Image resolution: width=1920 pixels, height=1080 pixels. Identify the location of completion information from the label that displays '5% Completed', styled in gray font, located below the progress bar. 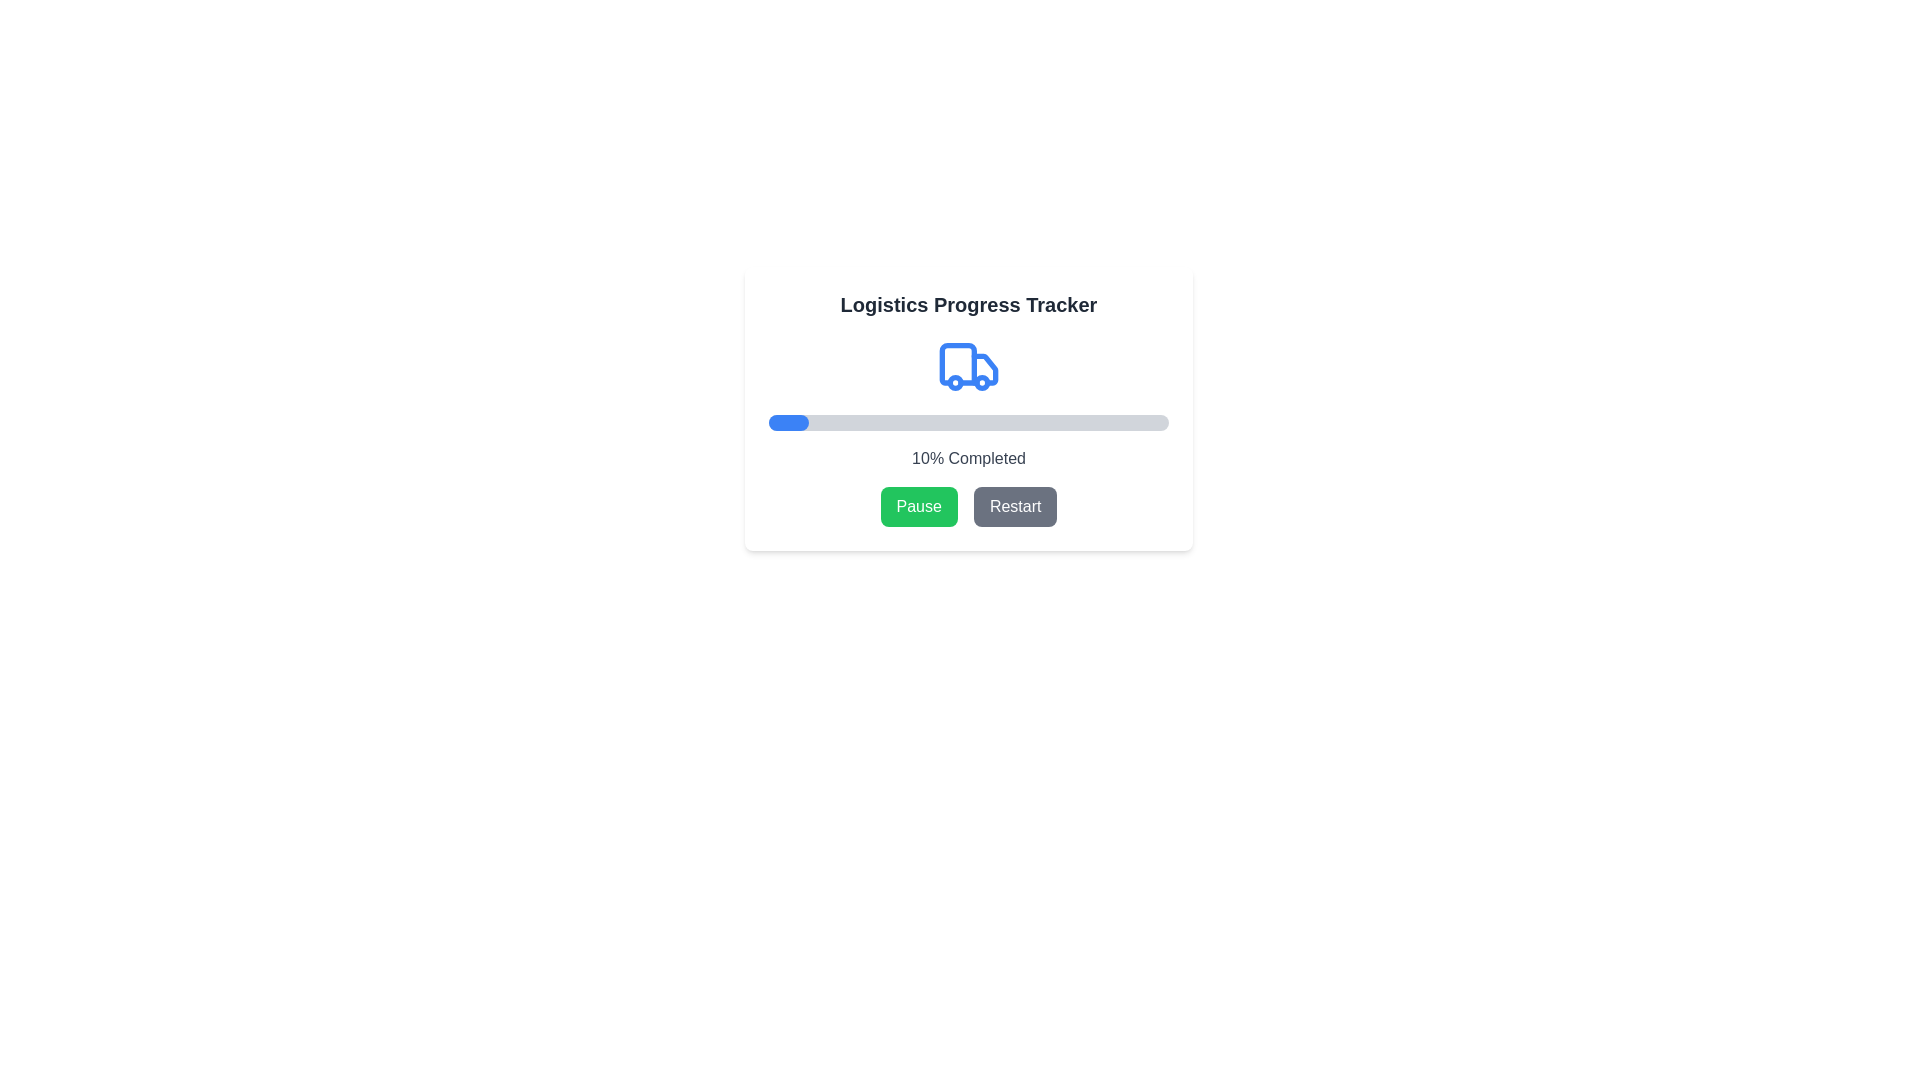
(969, 459).